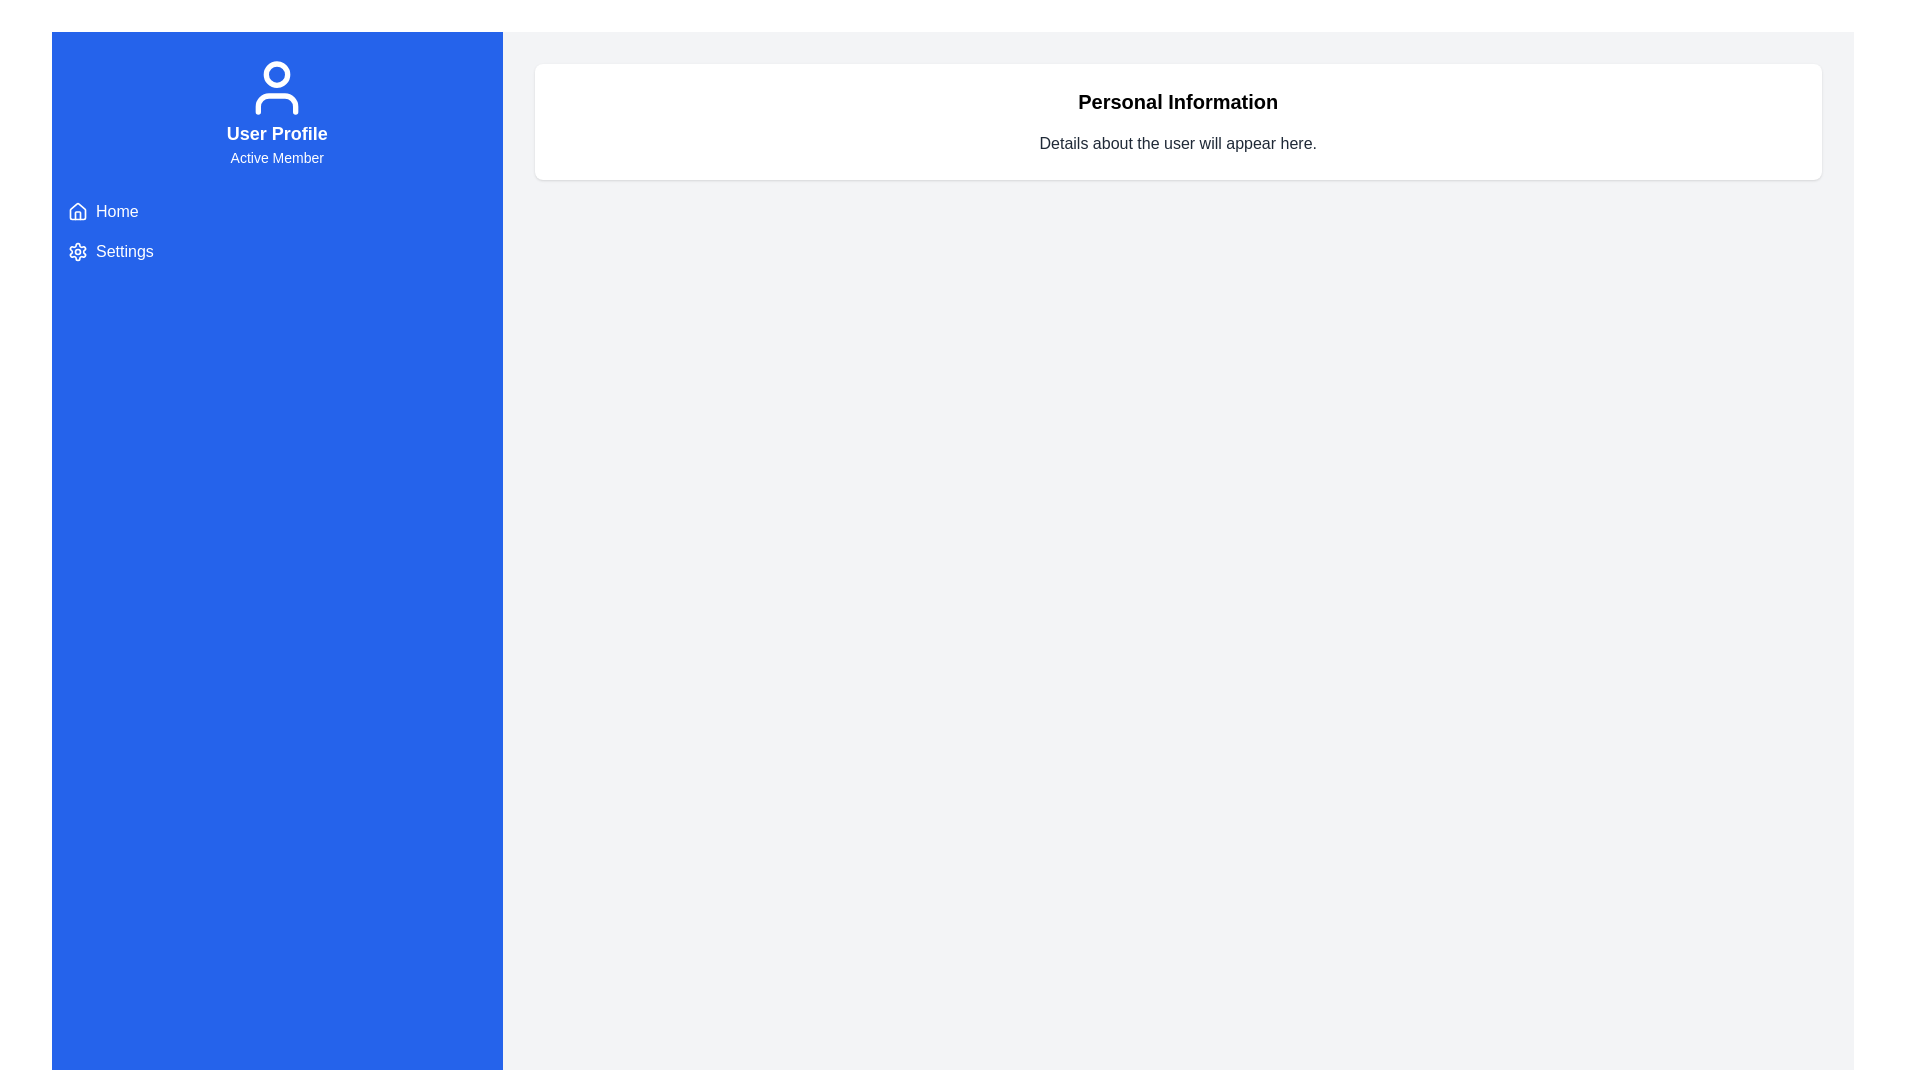 The width and height of the screenshot is (1920, 1080). What do you see at coordinates (77, 250) in the screenshot?
I see `the 'Settings' icon in the navigation menu, which is located below the 'Home' icon and is the second item in the vertical stack of menu items on the left sidebar` at bounding box center [77, 250].